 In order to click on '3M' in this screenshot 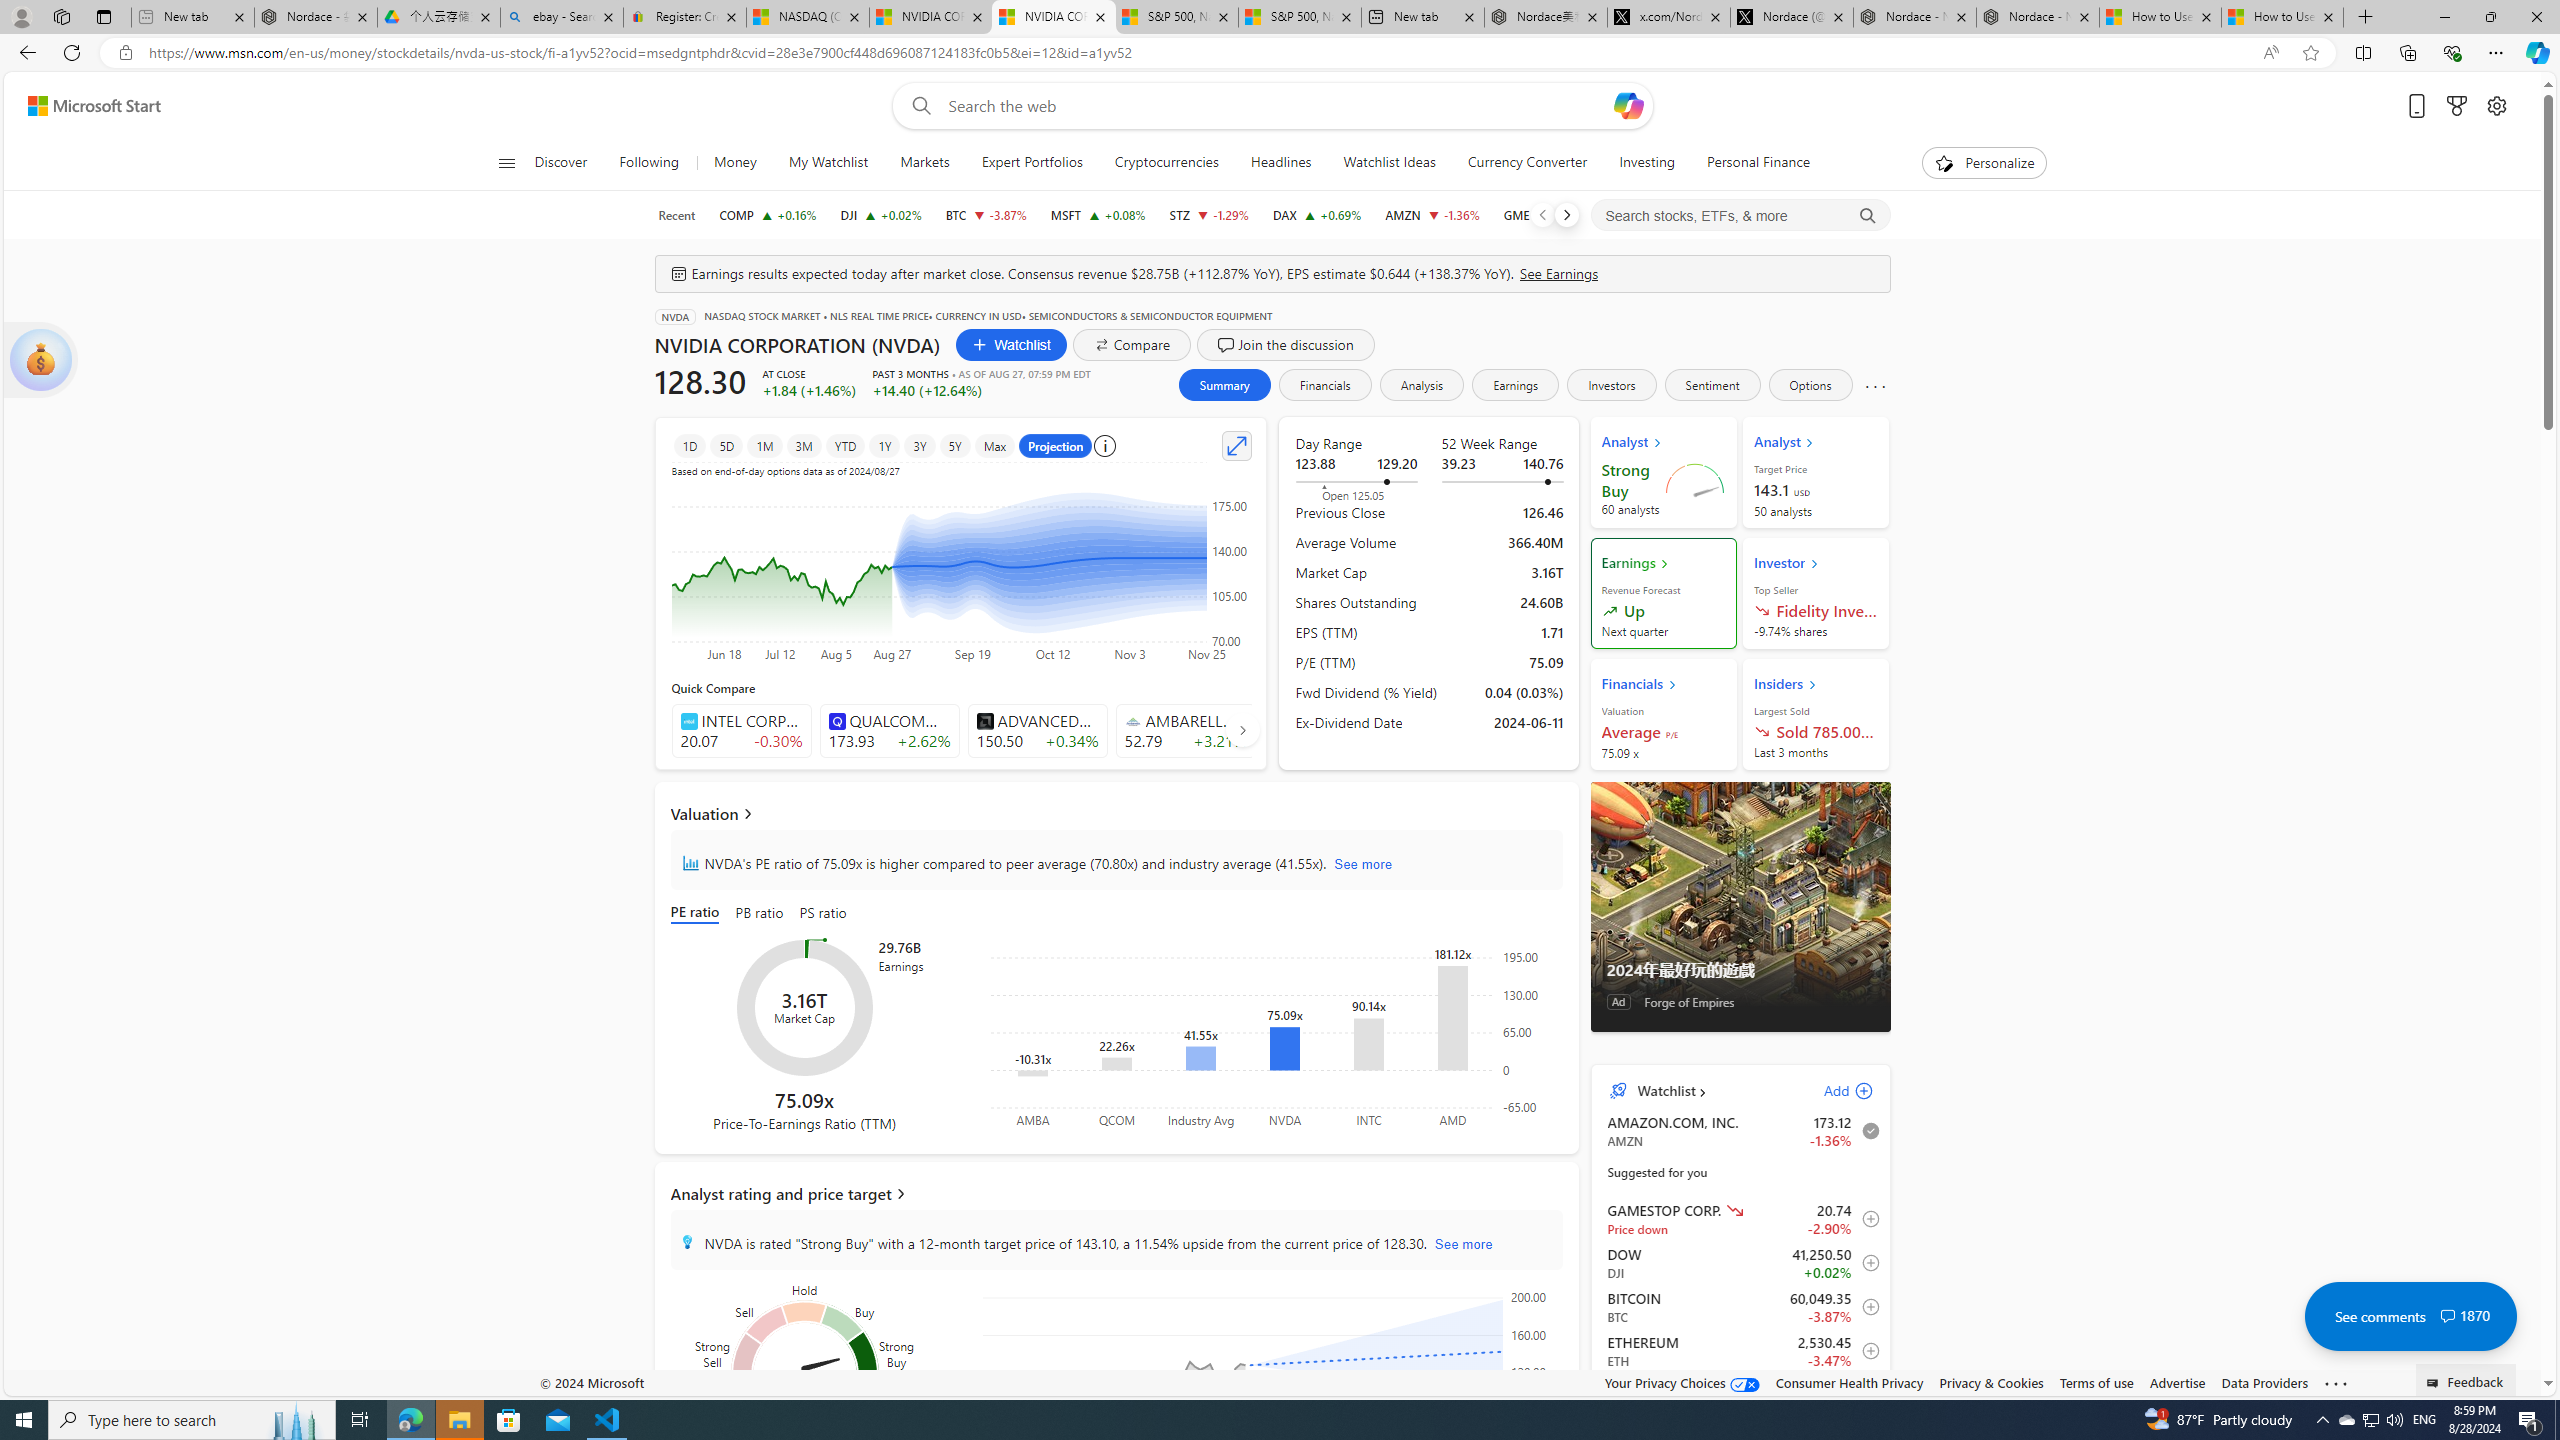, I will do `click(803, 444)`.